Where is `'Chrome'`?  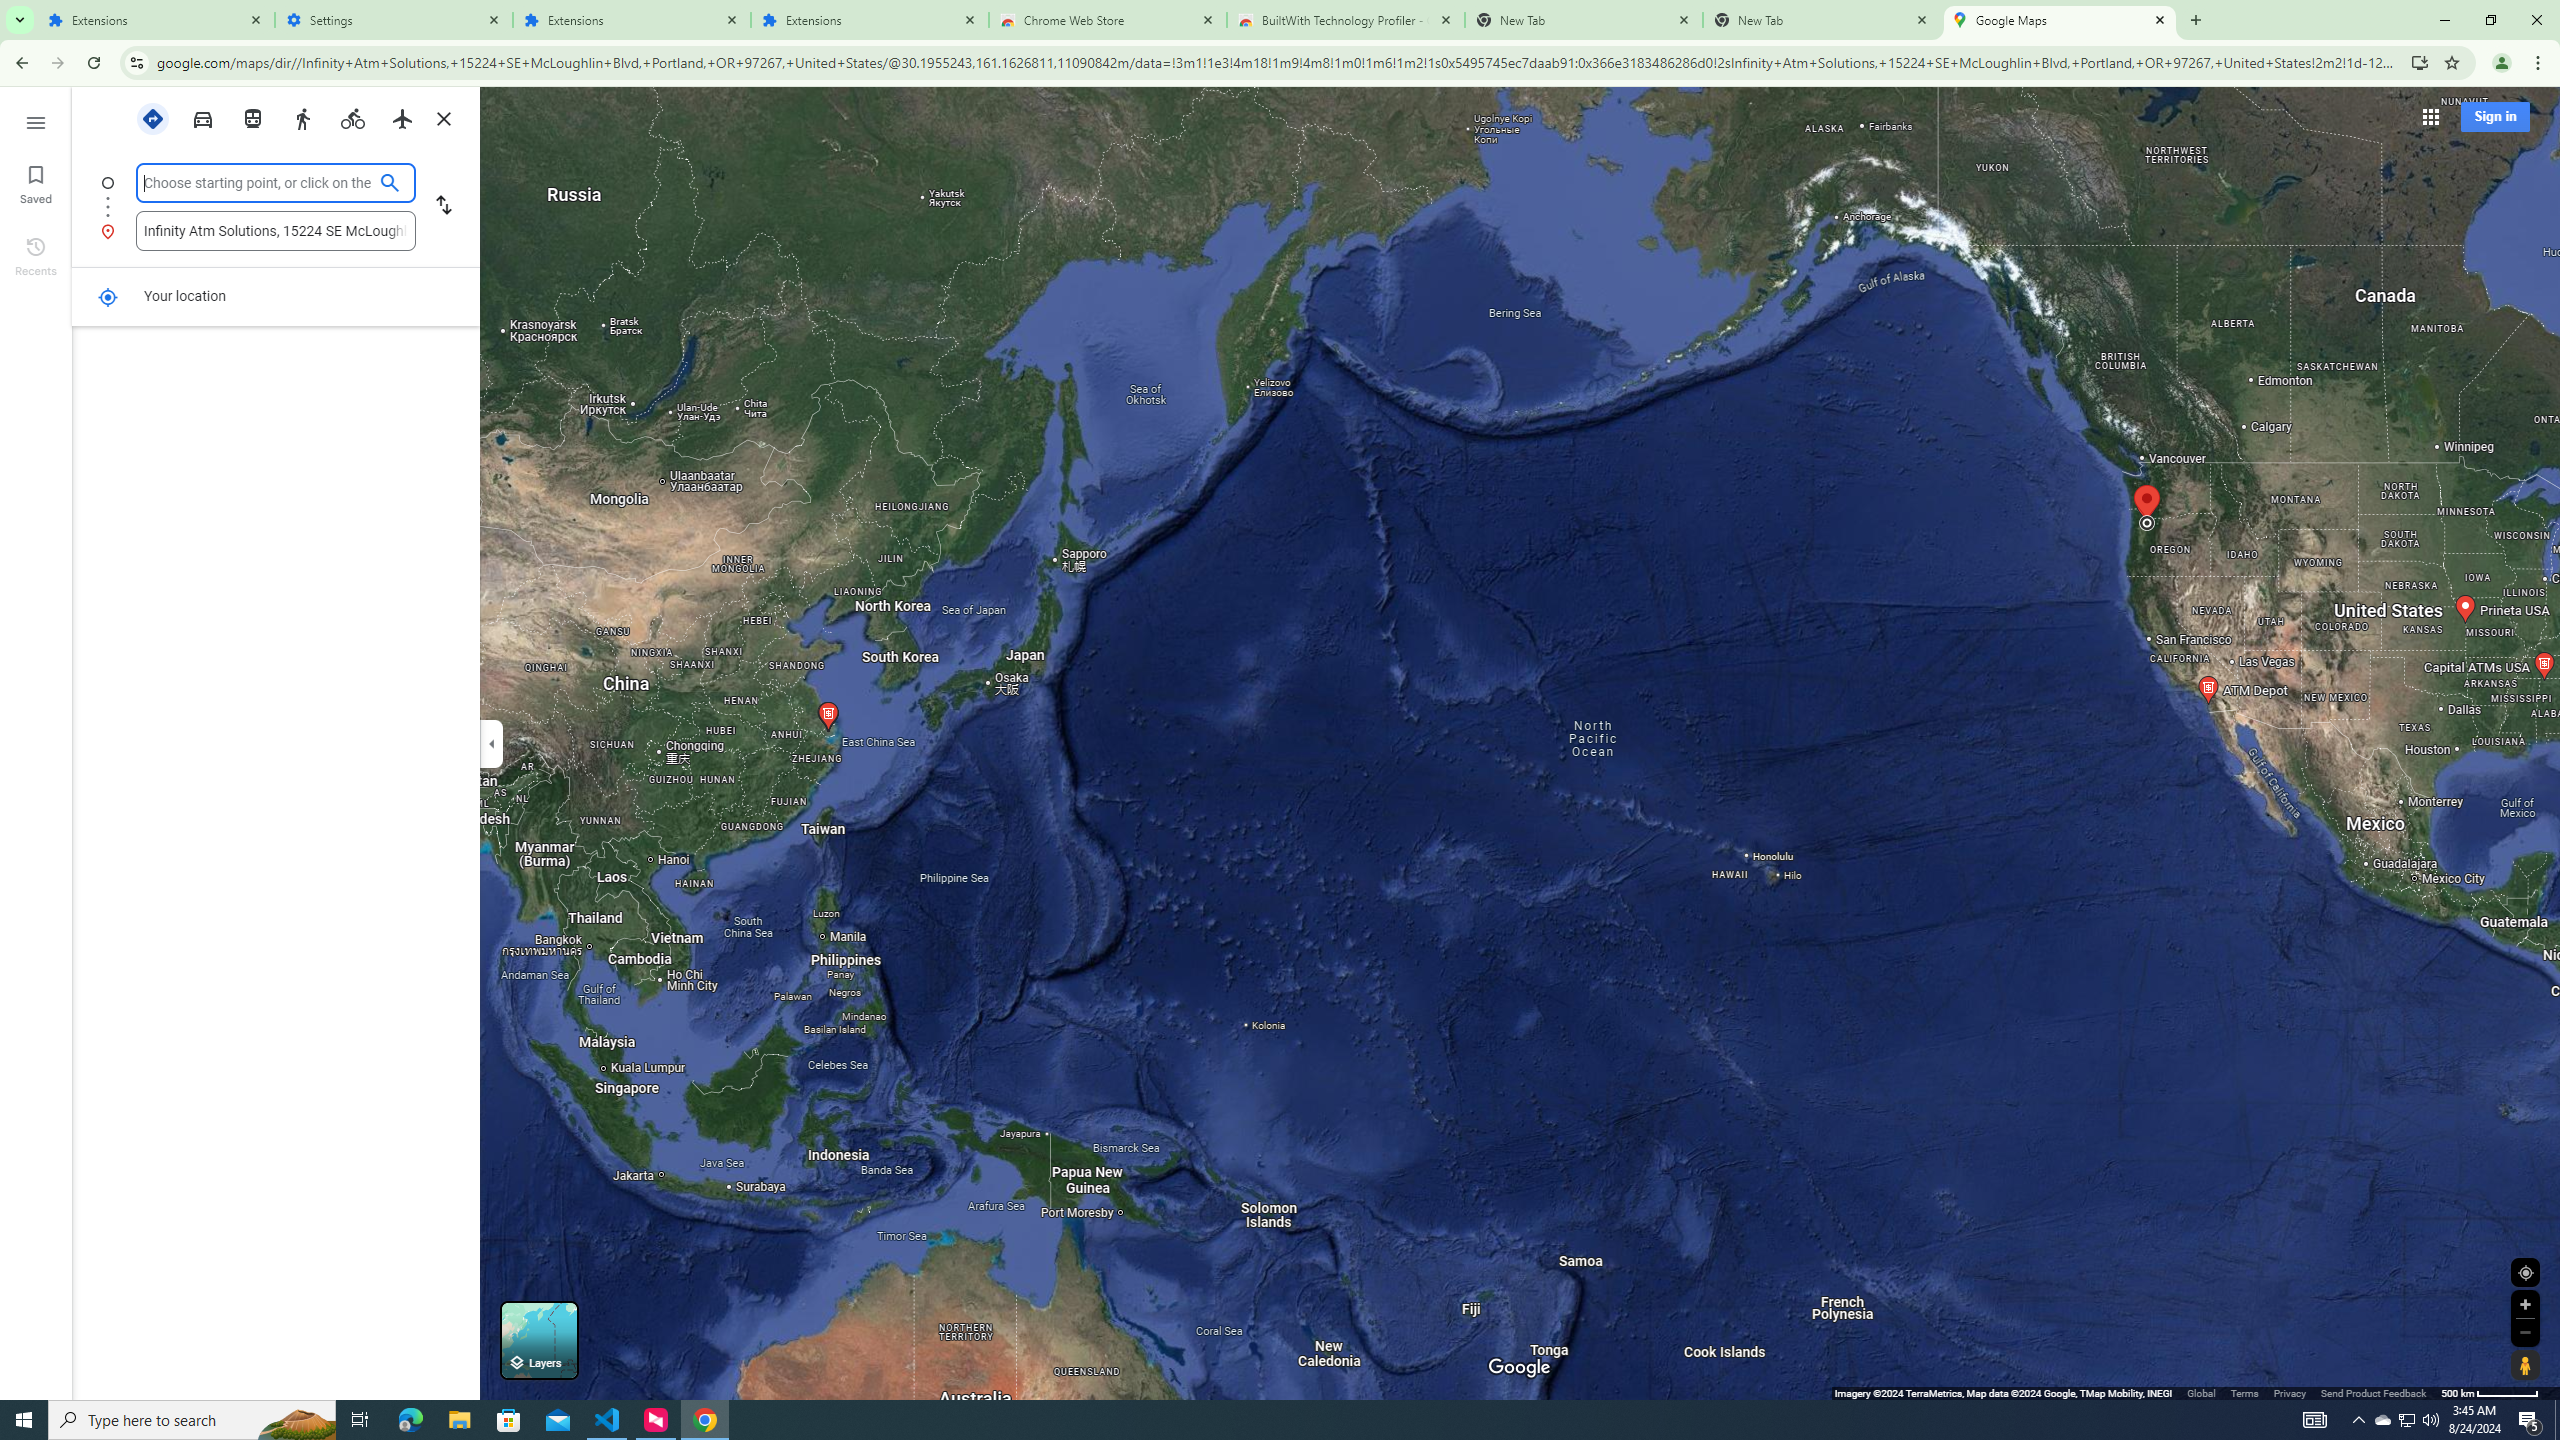 'Chrome' is located at coordinates (2539, 62).